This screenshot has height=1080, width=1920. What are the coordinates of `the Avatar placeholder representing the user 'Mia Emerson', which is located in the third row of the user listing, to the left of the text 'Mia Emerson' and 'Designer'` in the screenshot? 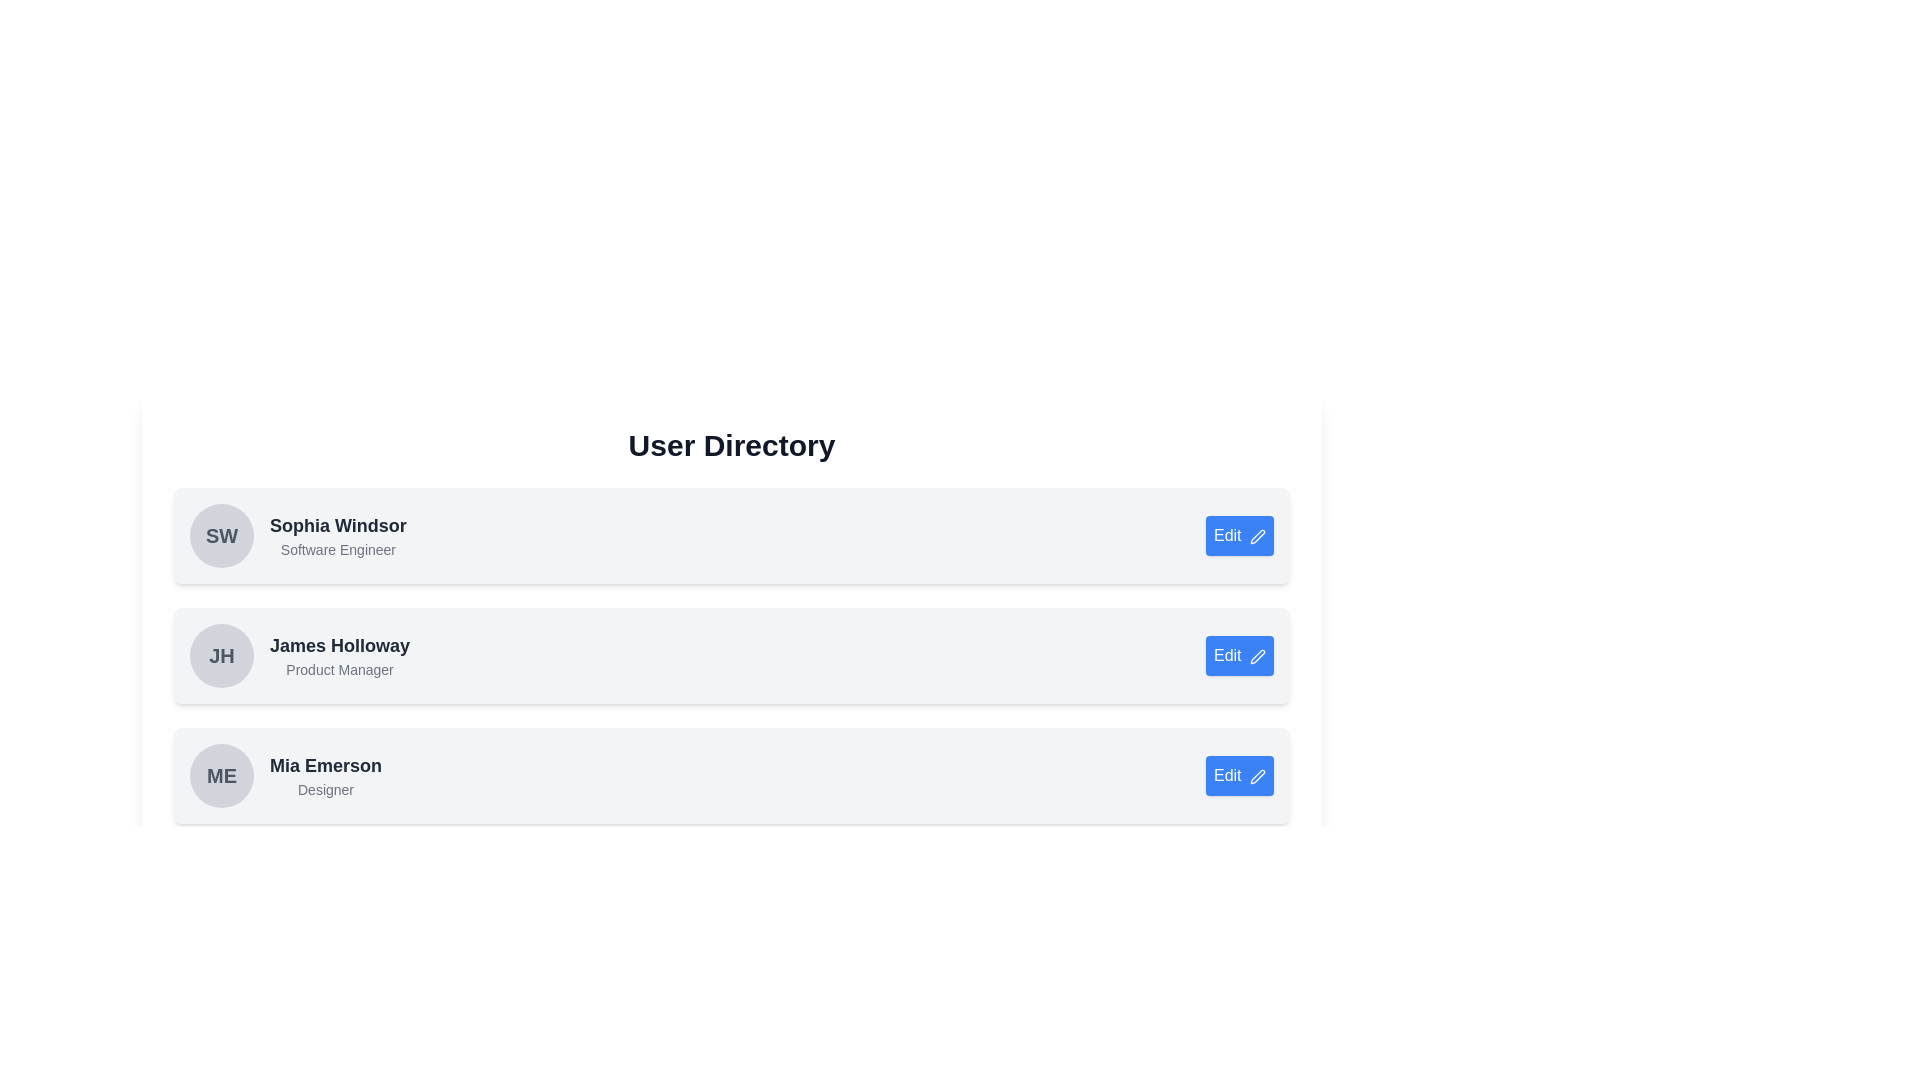 It's located at (221, 774).